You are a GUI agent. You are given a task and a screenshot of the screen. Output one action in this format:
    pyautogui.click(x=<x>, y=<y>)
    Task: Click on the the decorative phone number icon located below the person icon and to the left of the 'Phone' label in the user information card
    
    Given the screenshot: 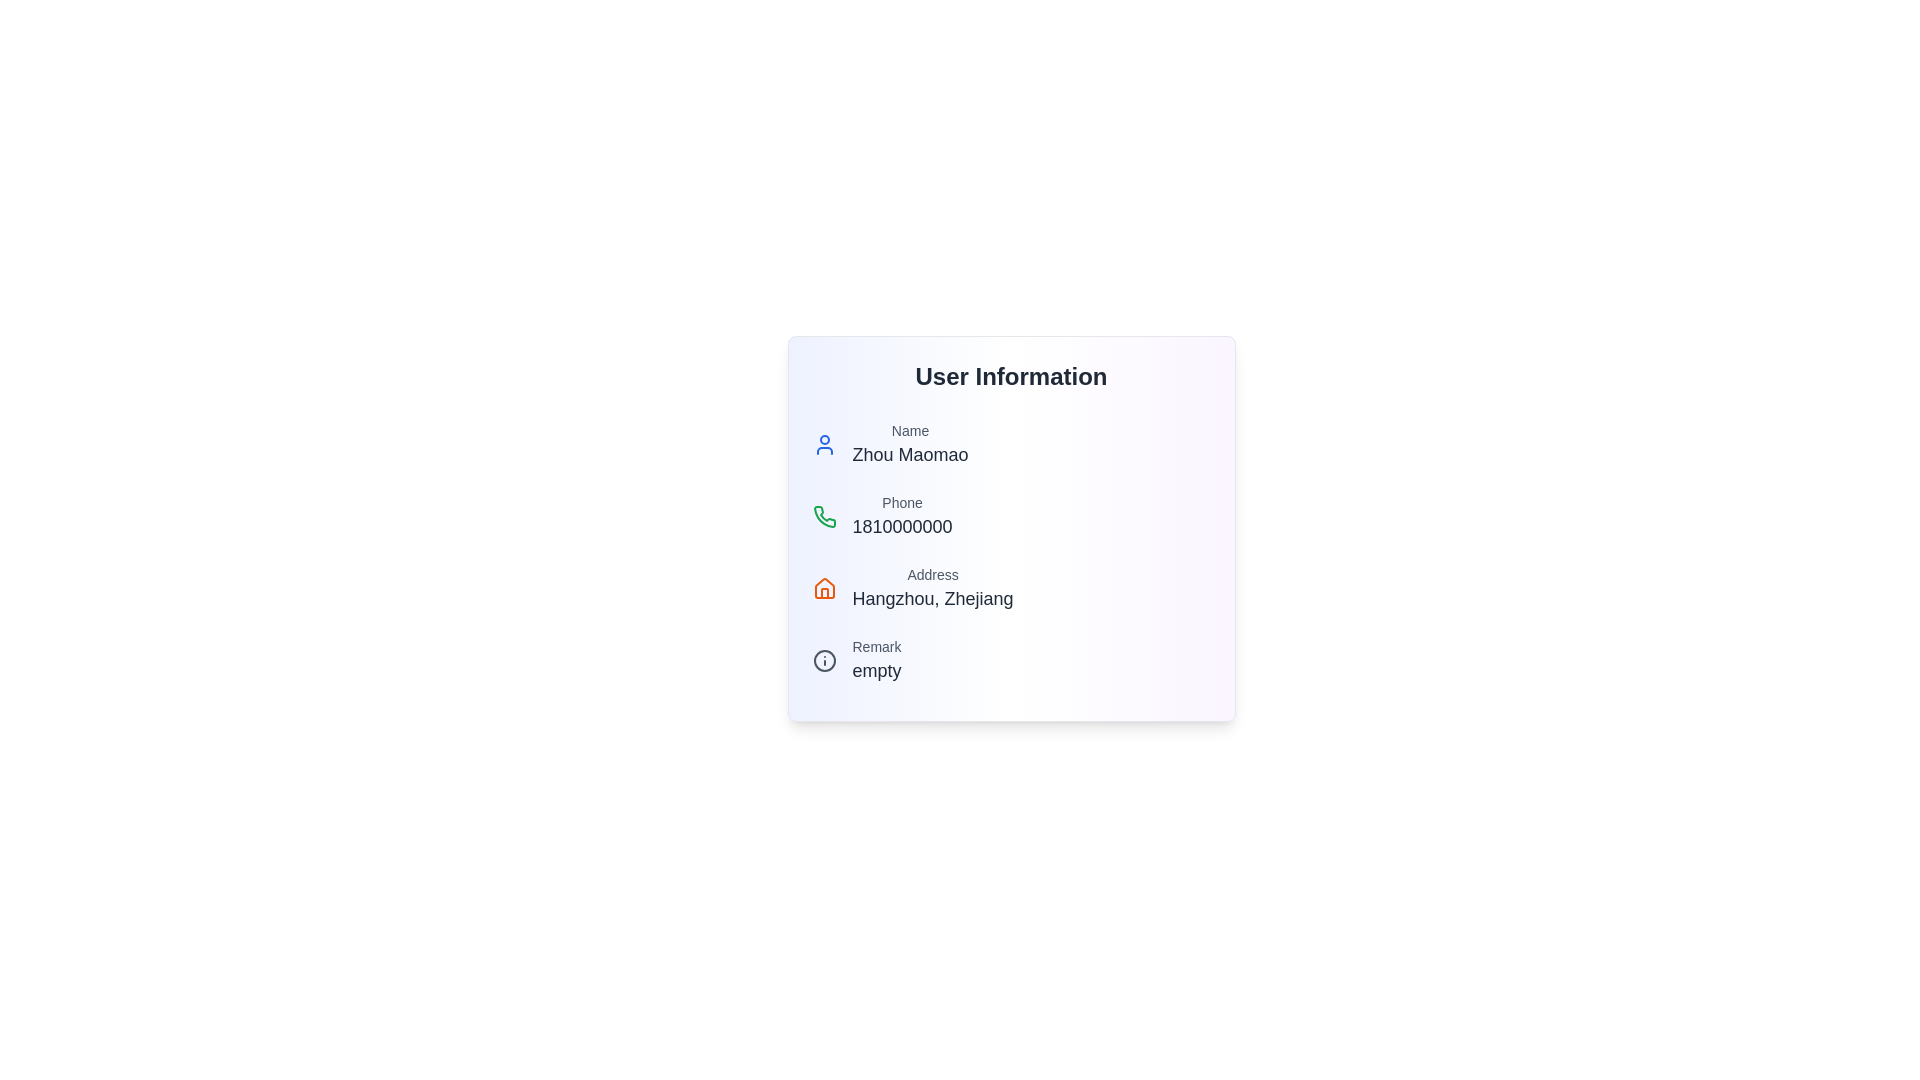 What is the action you would take?
    pyautogui.click(x=824, y=515)
    